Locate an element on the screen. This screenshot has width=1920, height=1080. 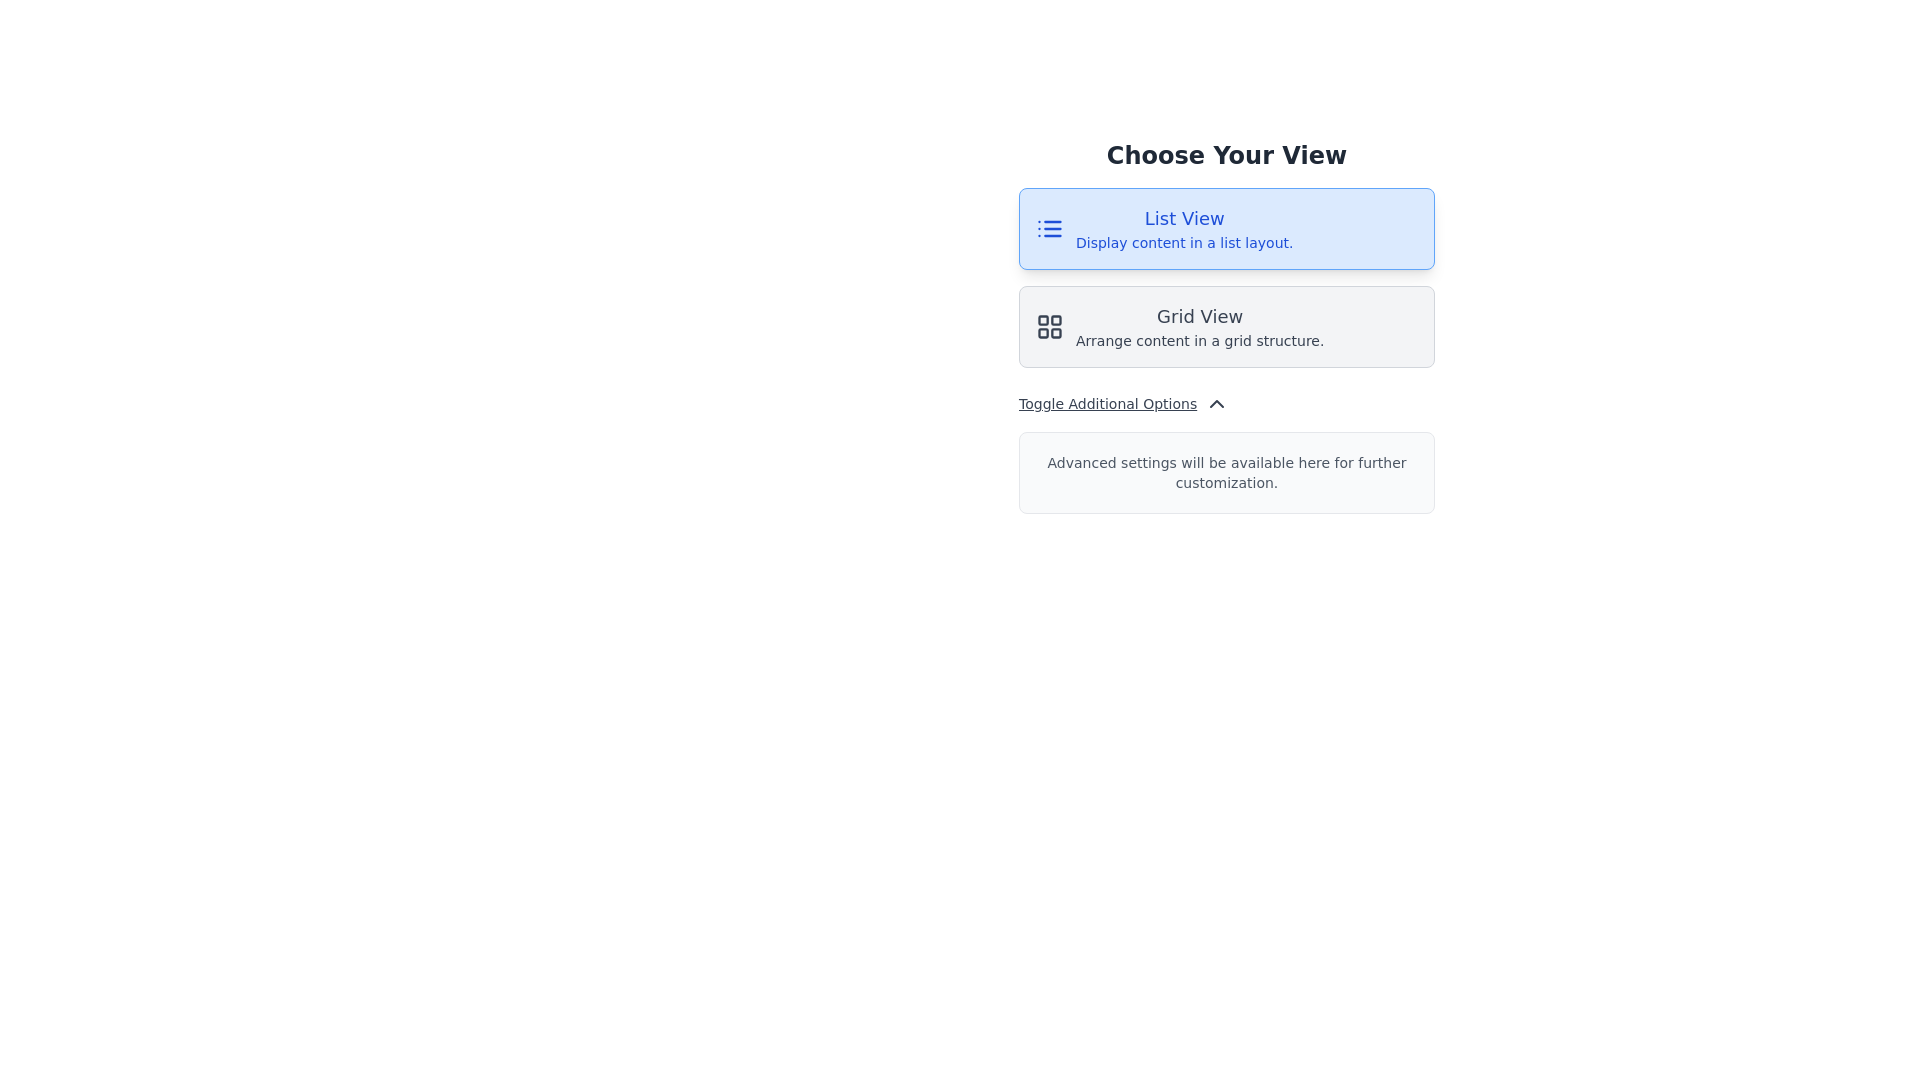
the list icon located within the 'List View' button, which is characterized by horizontal lines and dots in a blue color scheme, positioned to the left of the 'List View' text label is located at coordinates (1049, 227).